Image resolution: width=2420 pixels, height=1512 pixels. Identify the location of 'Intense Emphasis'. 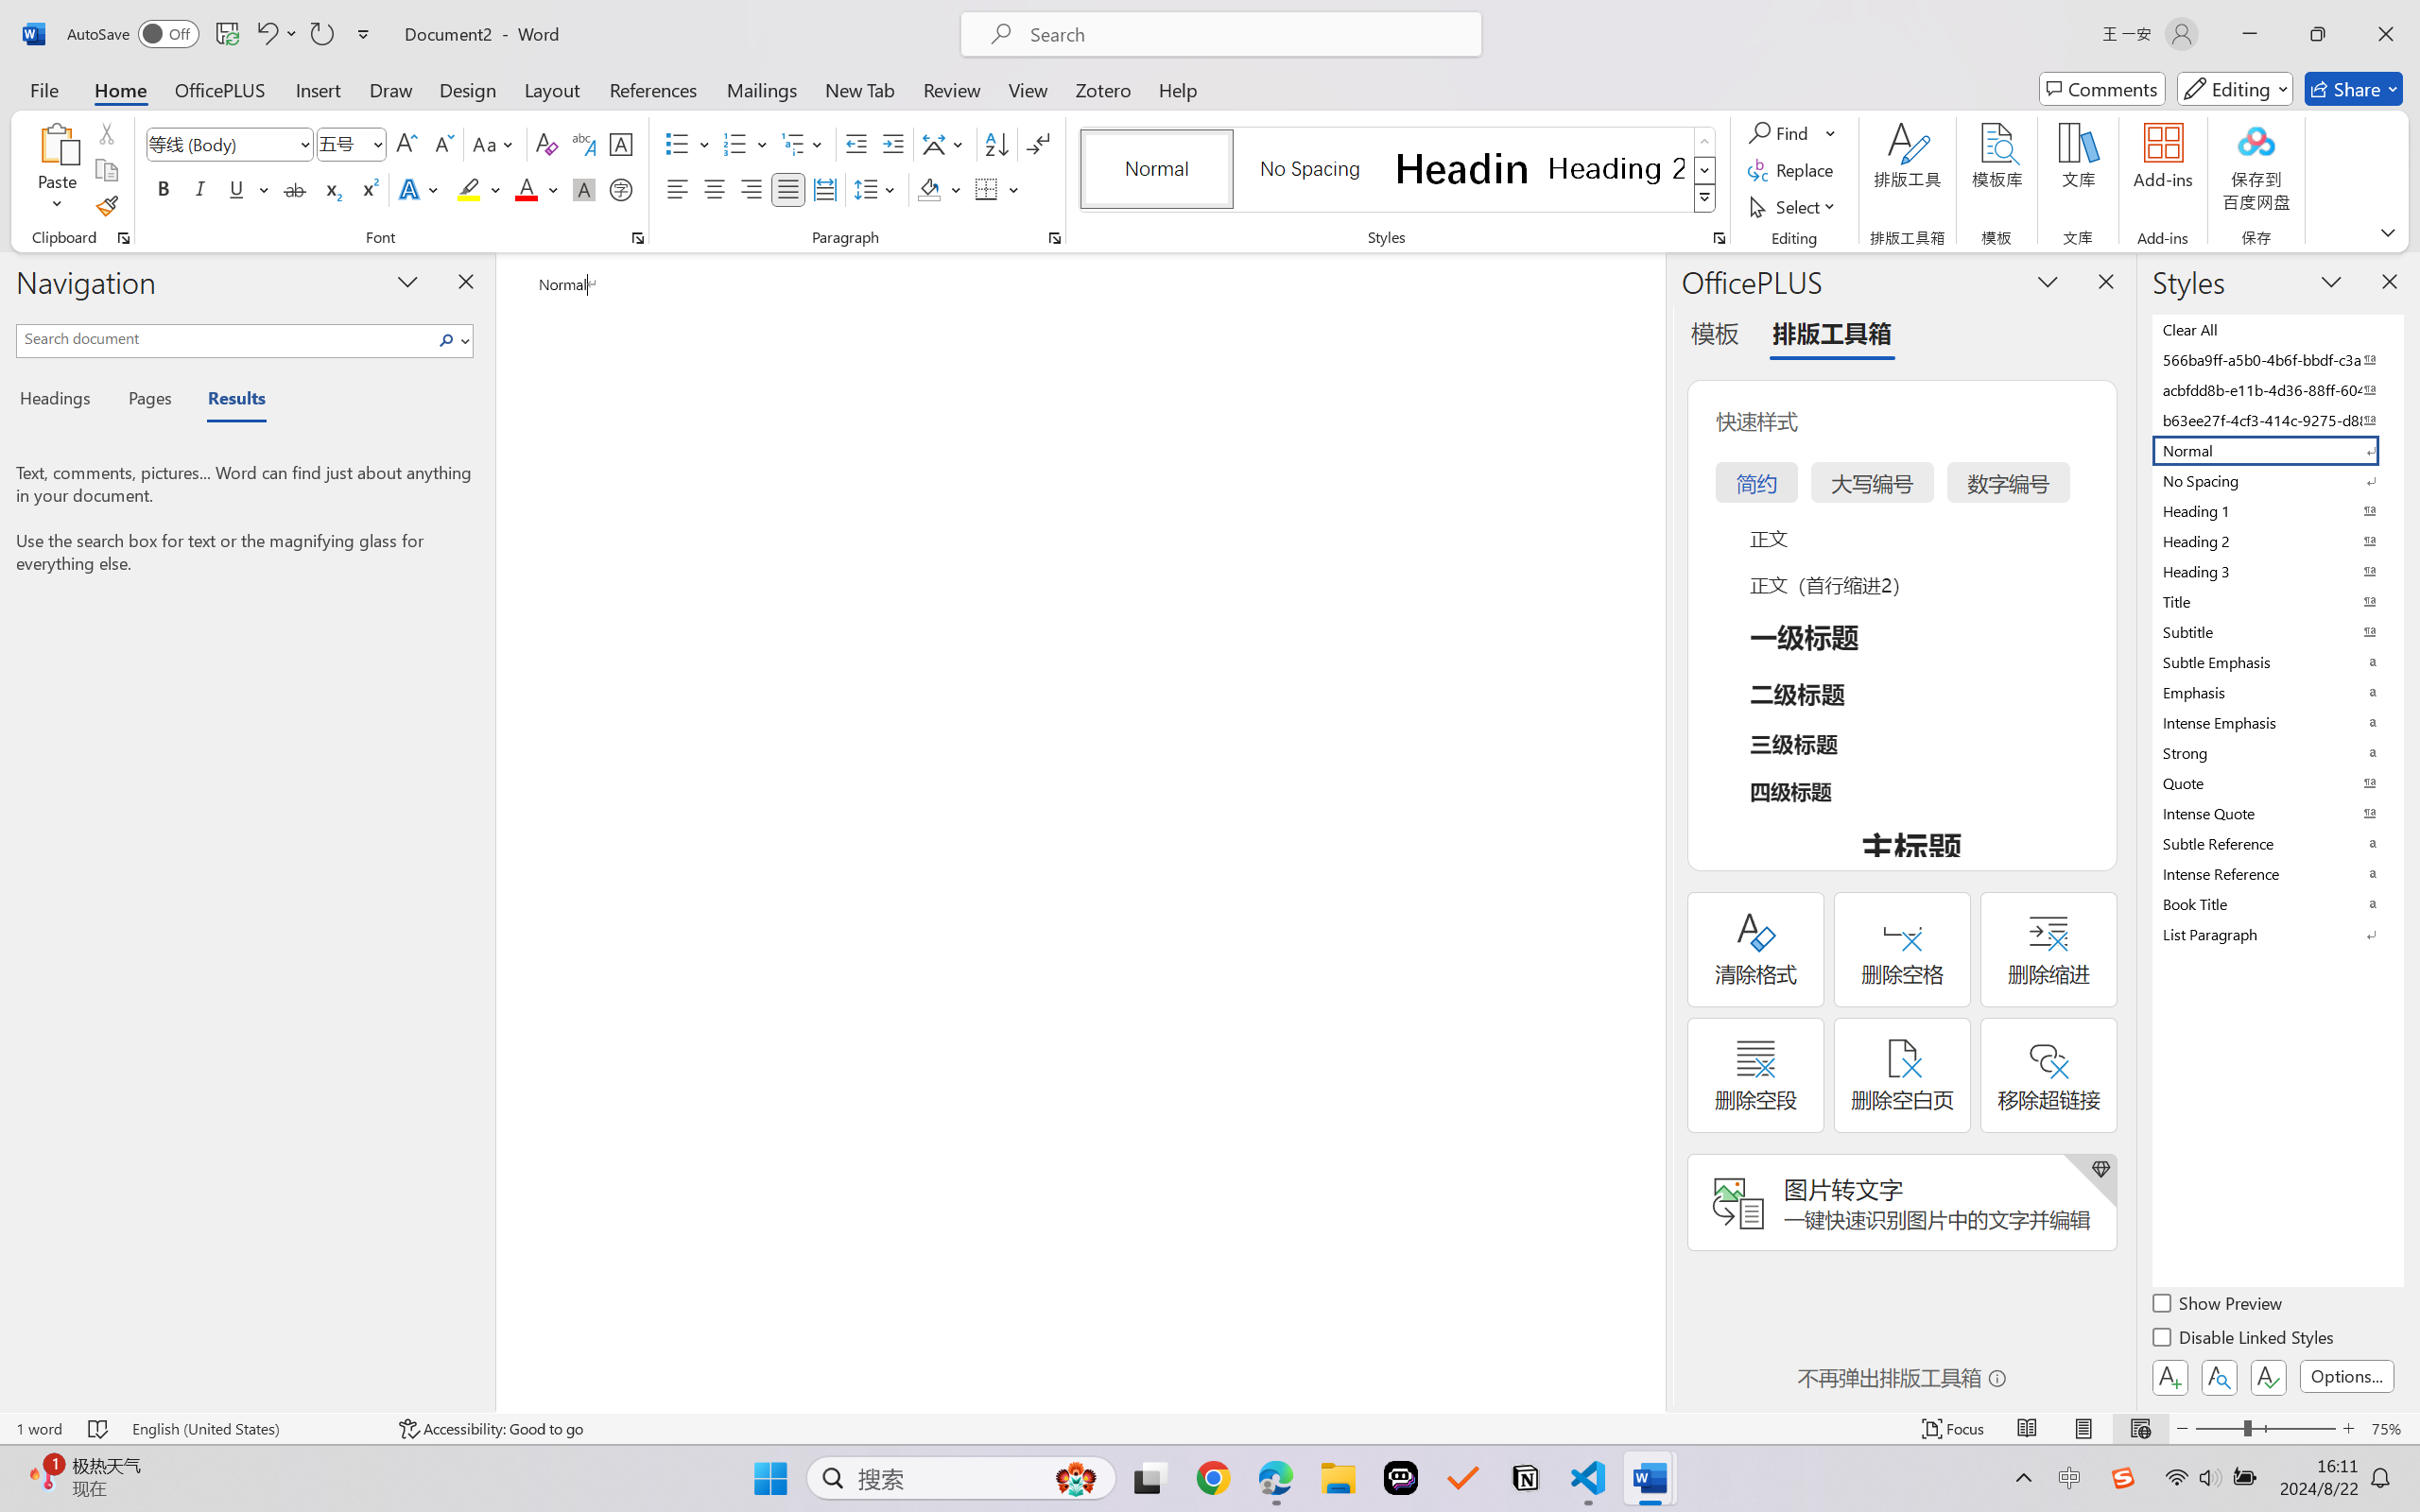
(2275, 722).